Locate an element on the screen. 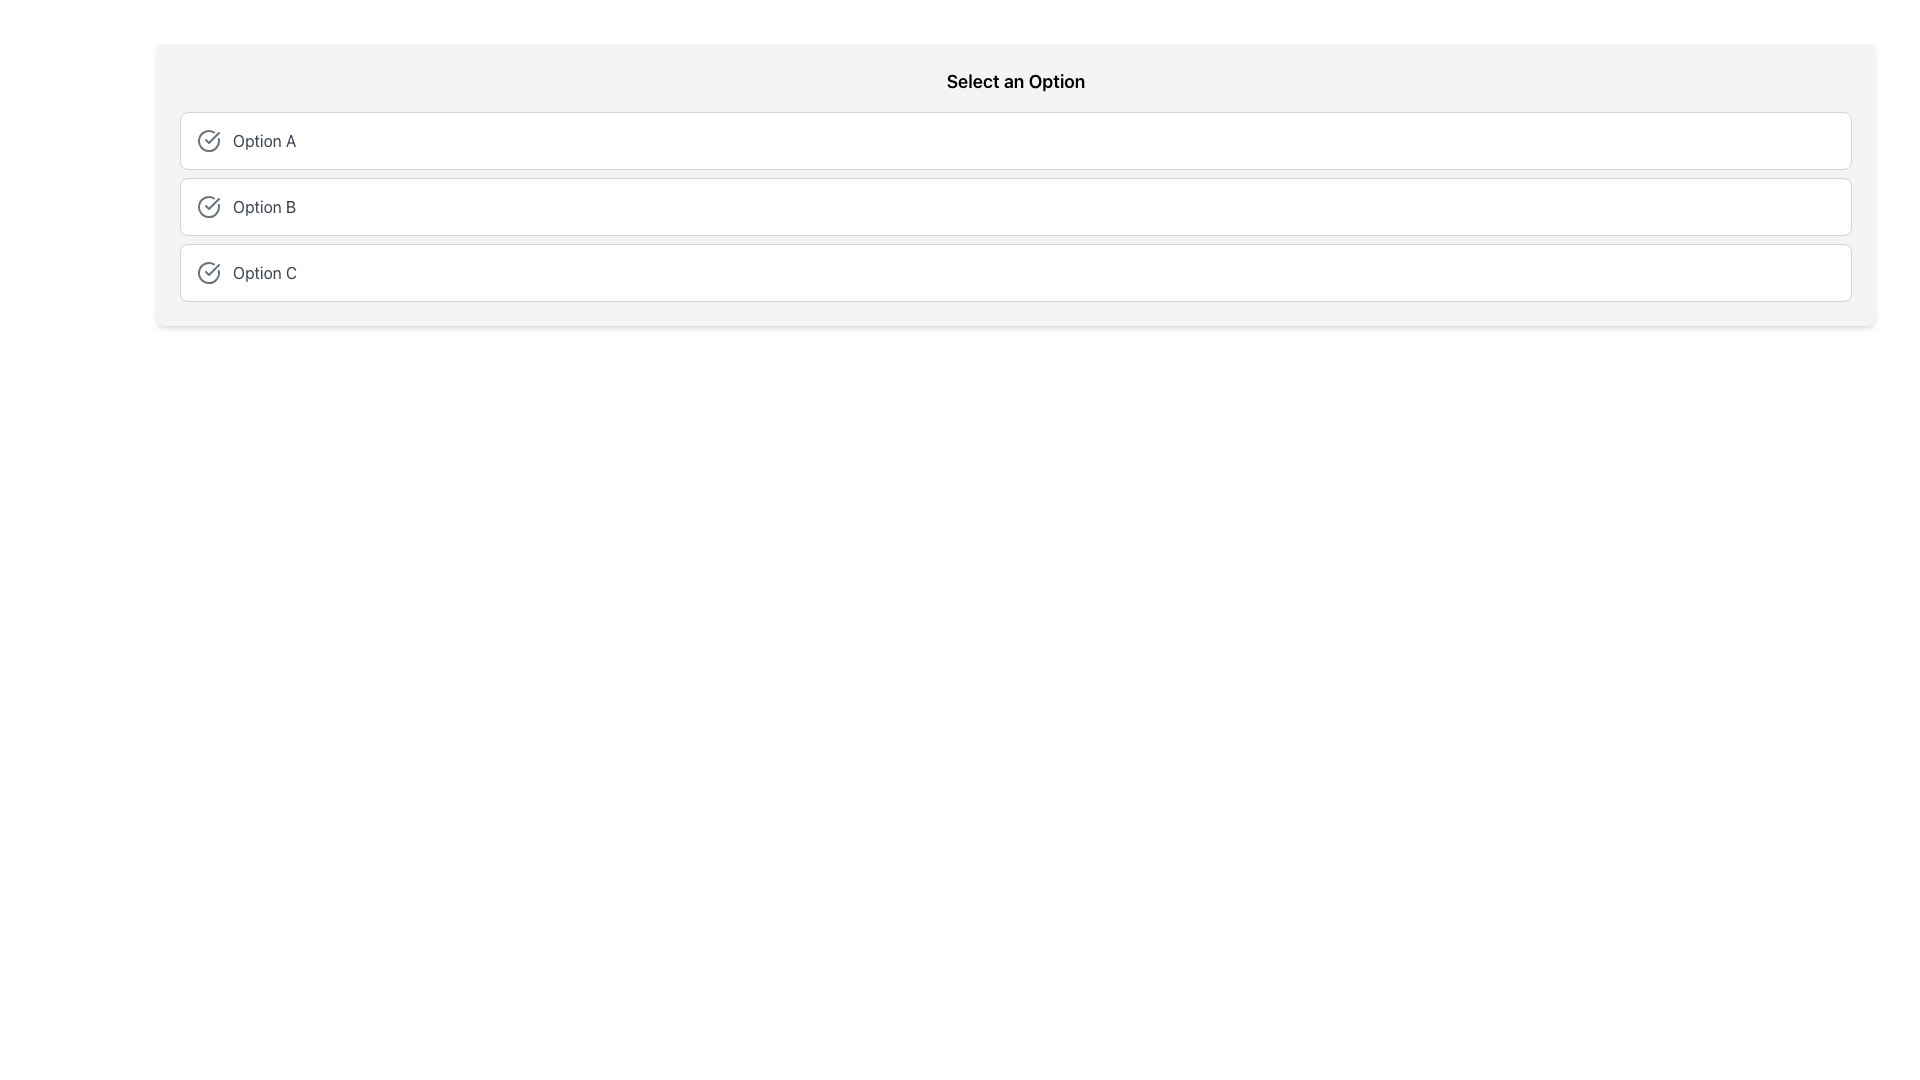 The width and height of the screenshot is (1920, 1080). the selection icon indicating that 'Option B' is currently chosen, positioned on the left side of the 'Option B' row is located at coordinates (209, 207).